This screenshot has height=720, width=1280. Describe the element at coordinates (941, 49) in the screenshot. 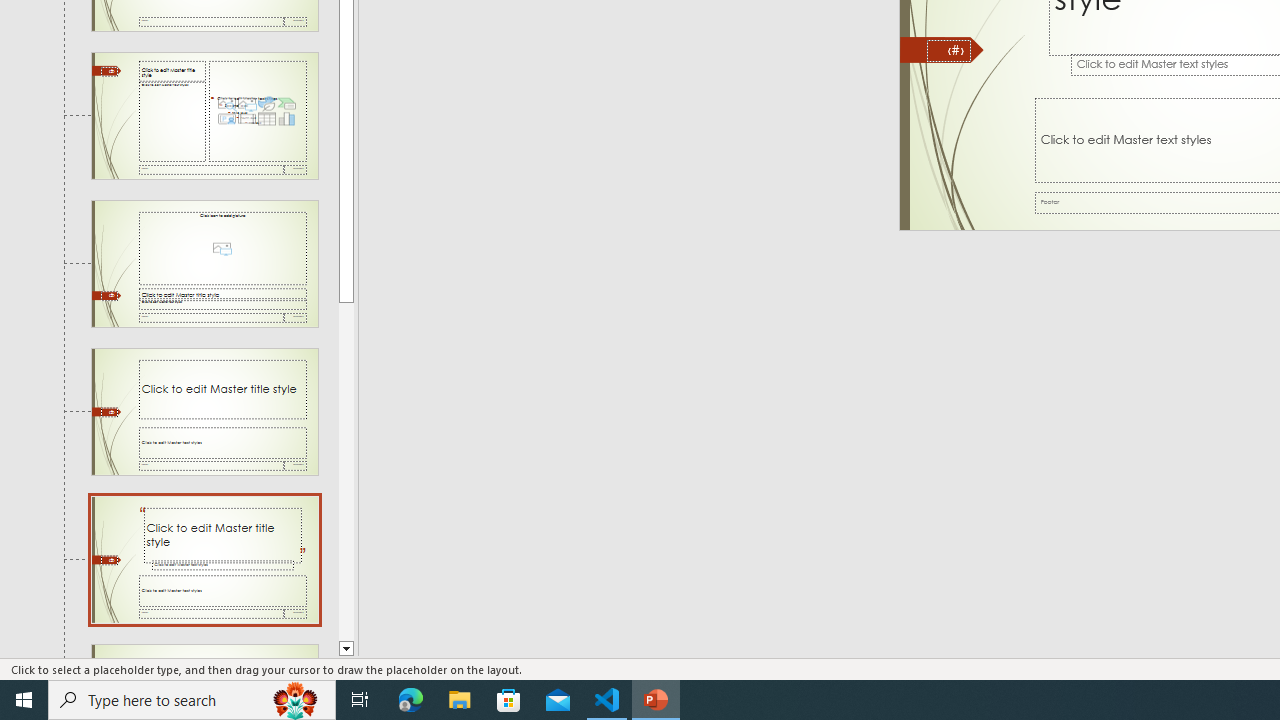

I see `'Freeform 11'` at that location.